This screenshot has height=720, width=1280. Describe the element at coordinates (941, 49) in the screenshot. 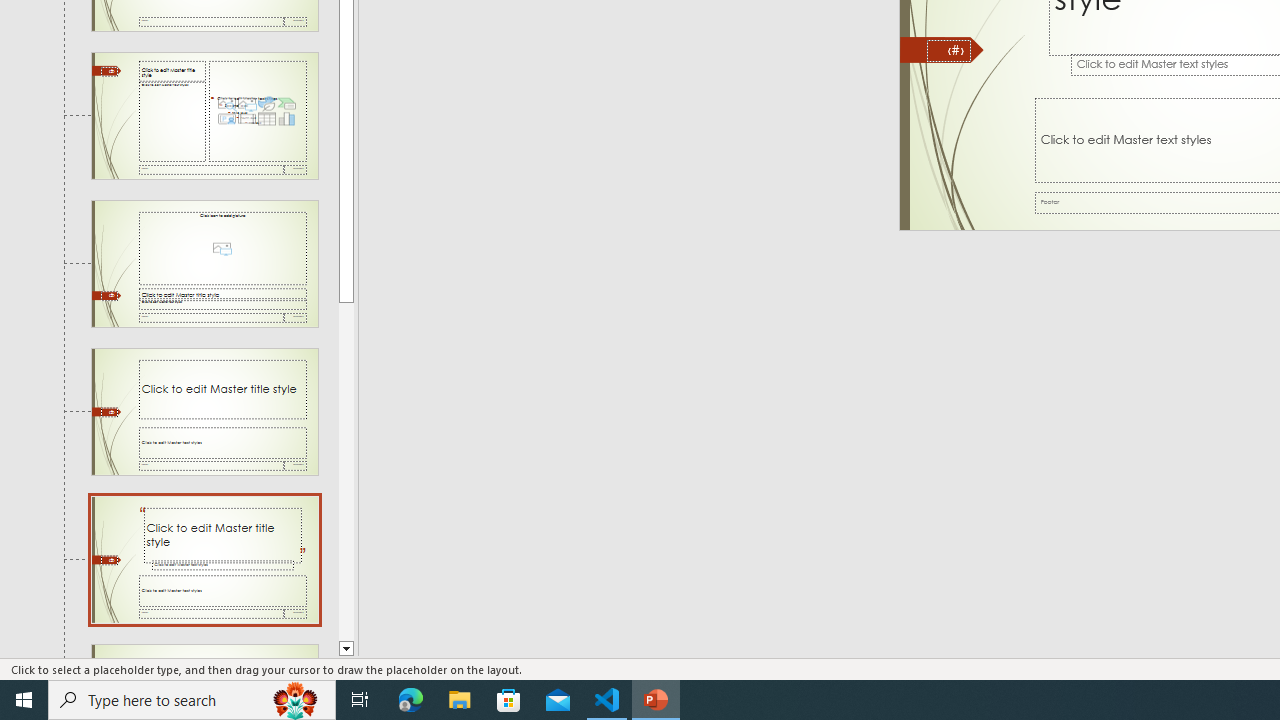

I see `'Freeform 11'` at that location.